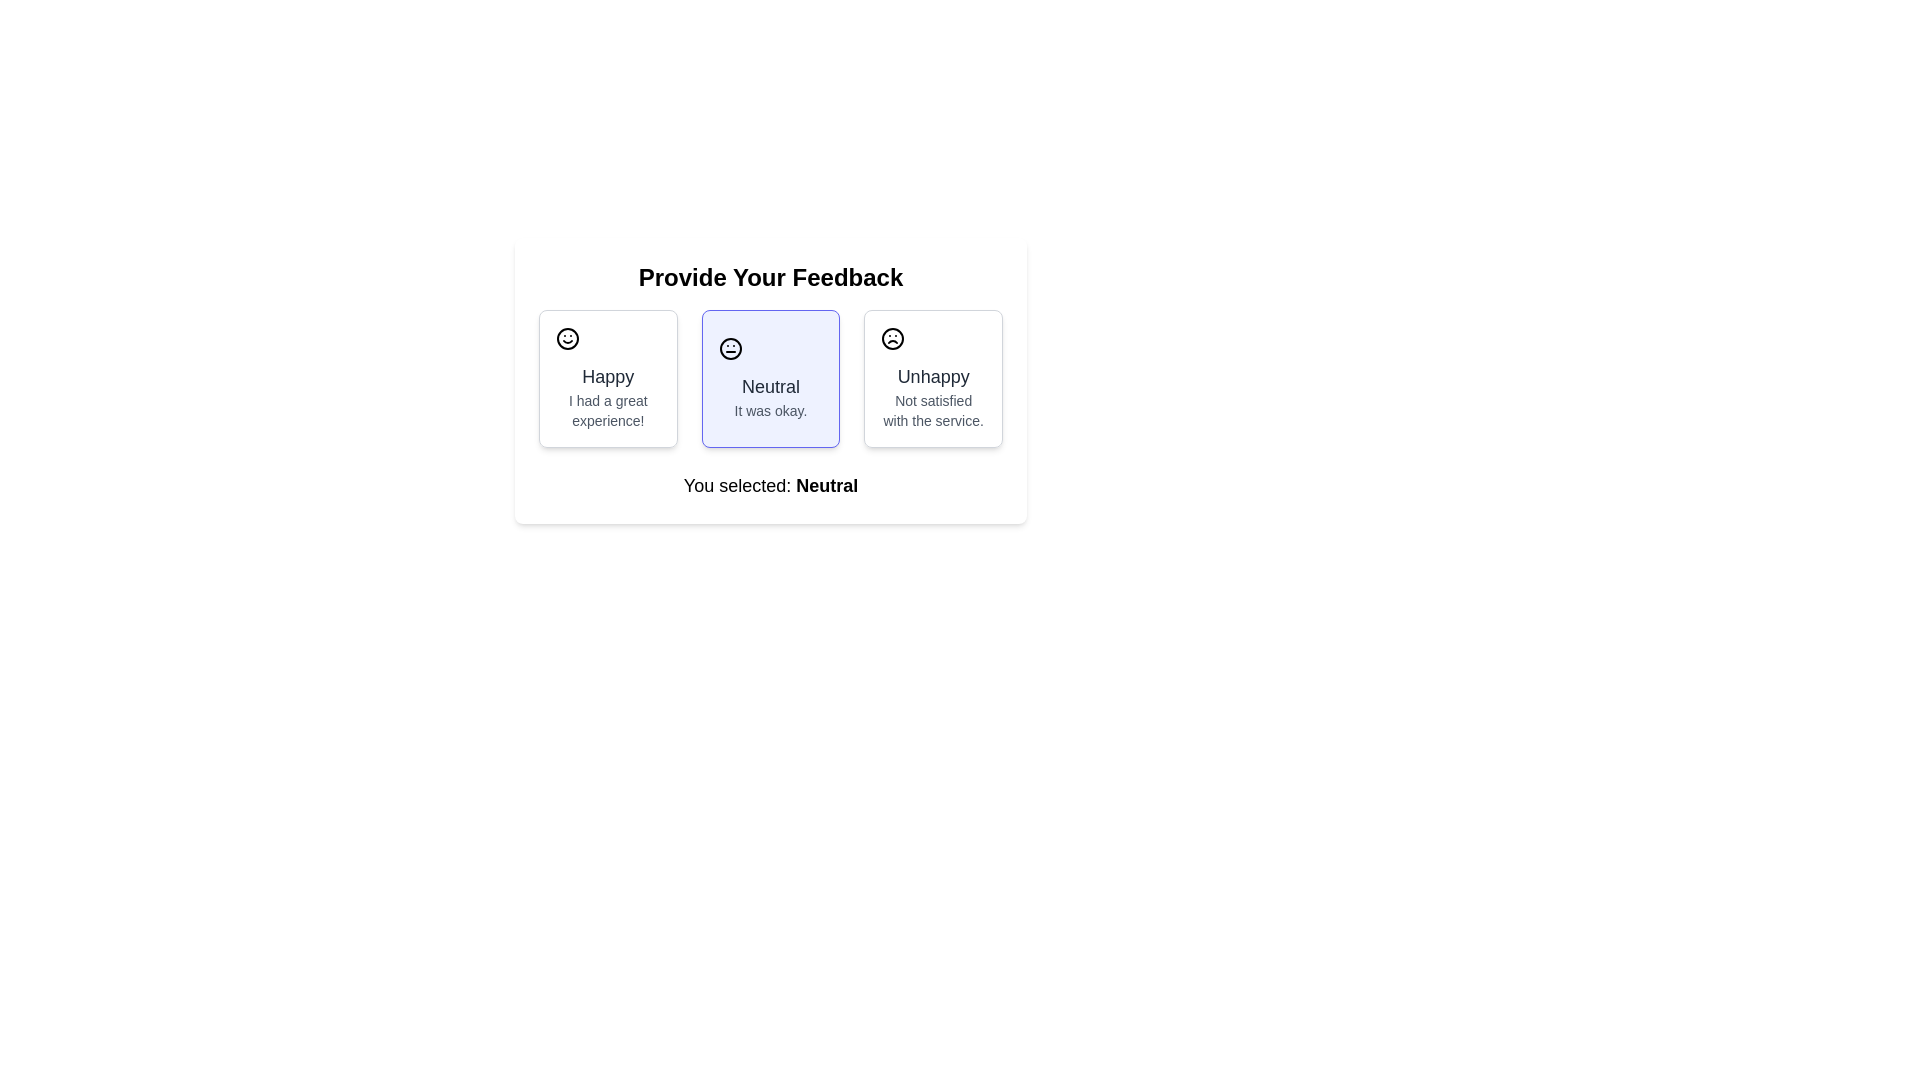 The image size is (1920, 1080). Describe the element at coordinates (770, 378) in the screenshot. I see `the 'Neutral' feedback button which is visually represented with a neutral face icon and labeled with 'Neutral' and 'It was okay.'` at that location.